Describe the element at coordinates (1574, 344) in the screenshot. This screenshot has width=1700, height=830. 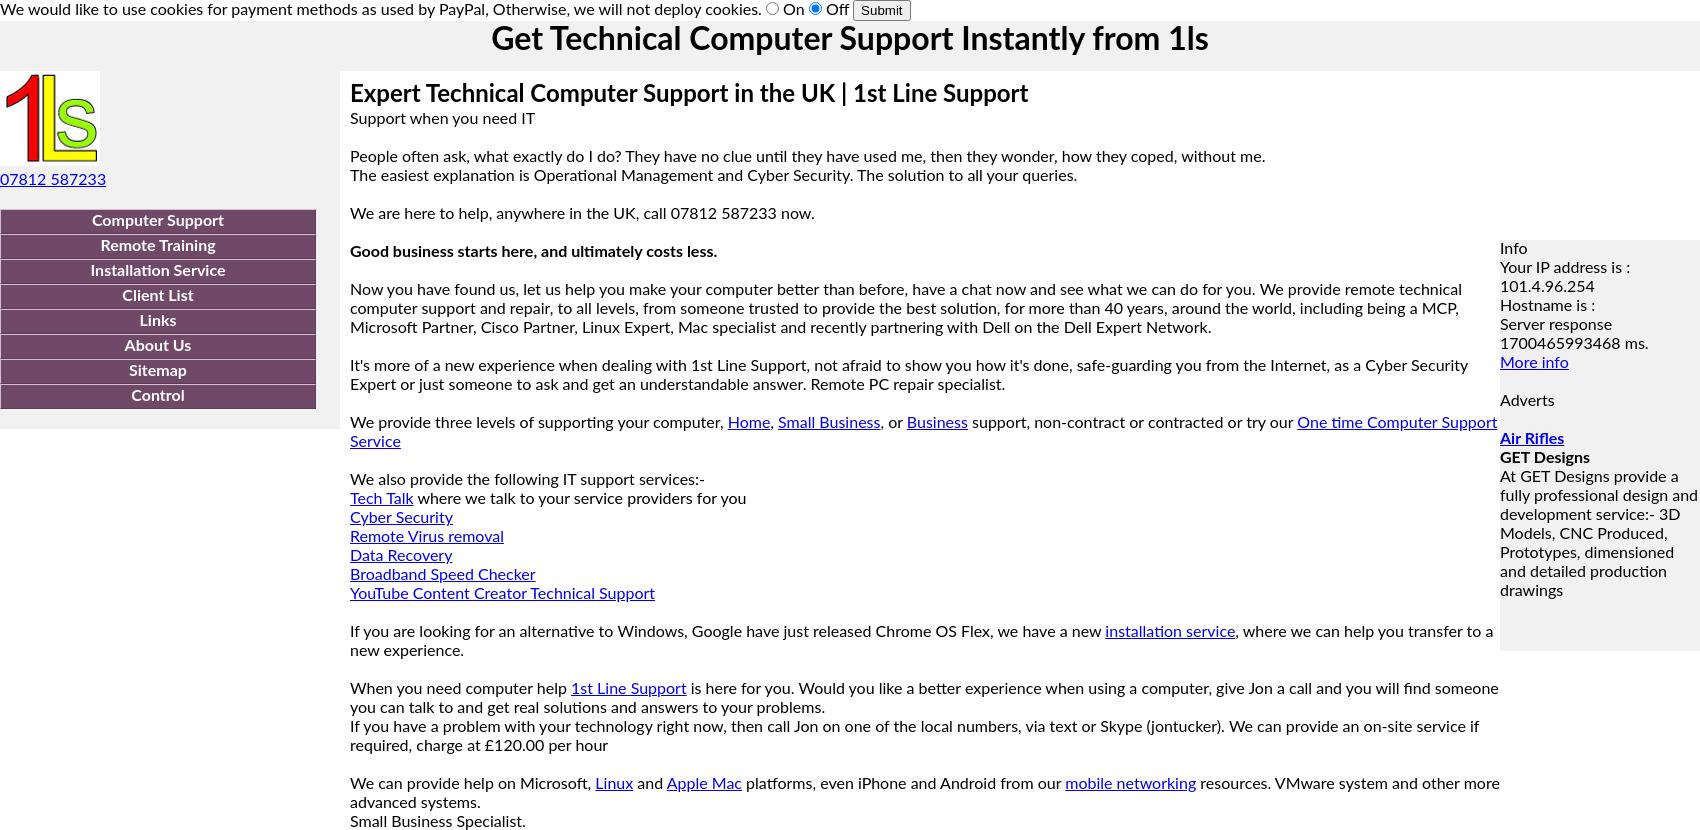
I see `'1700465993468 ms.'` at that location.